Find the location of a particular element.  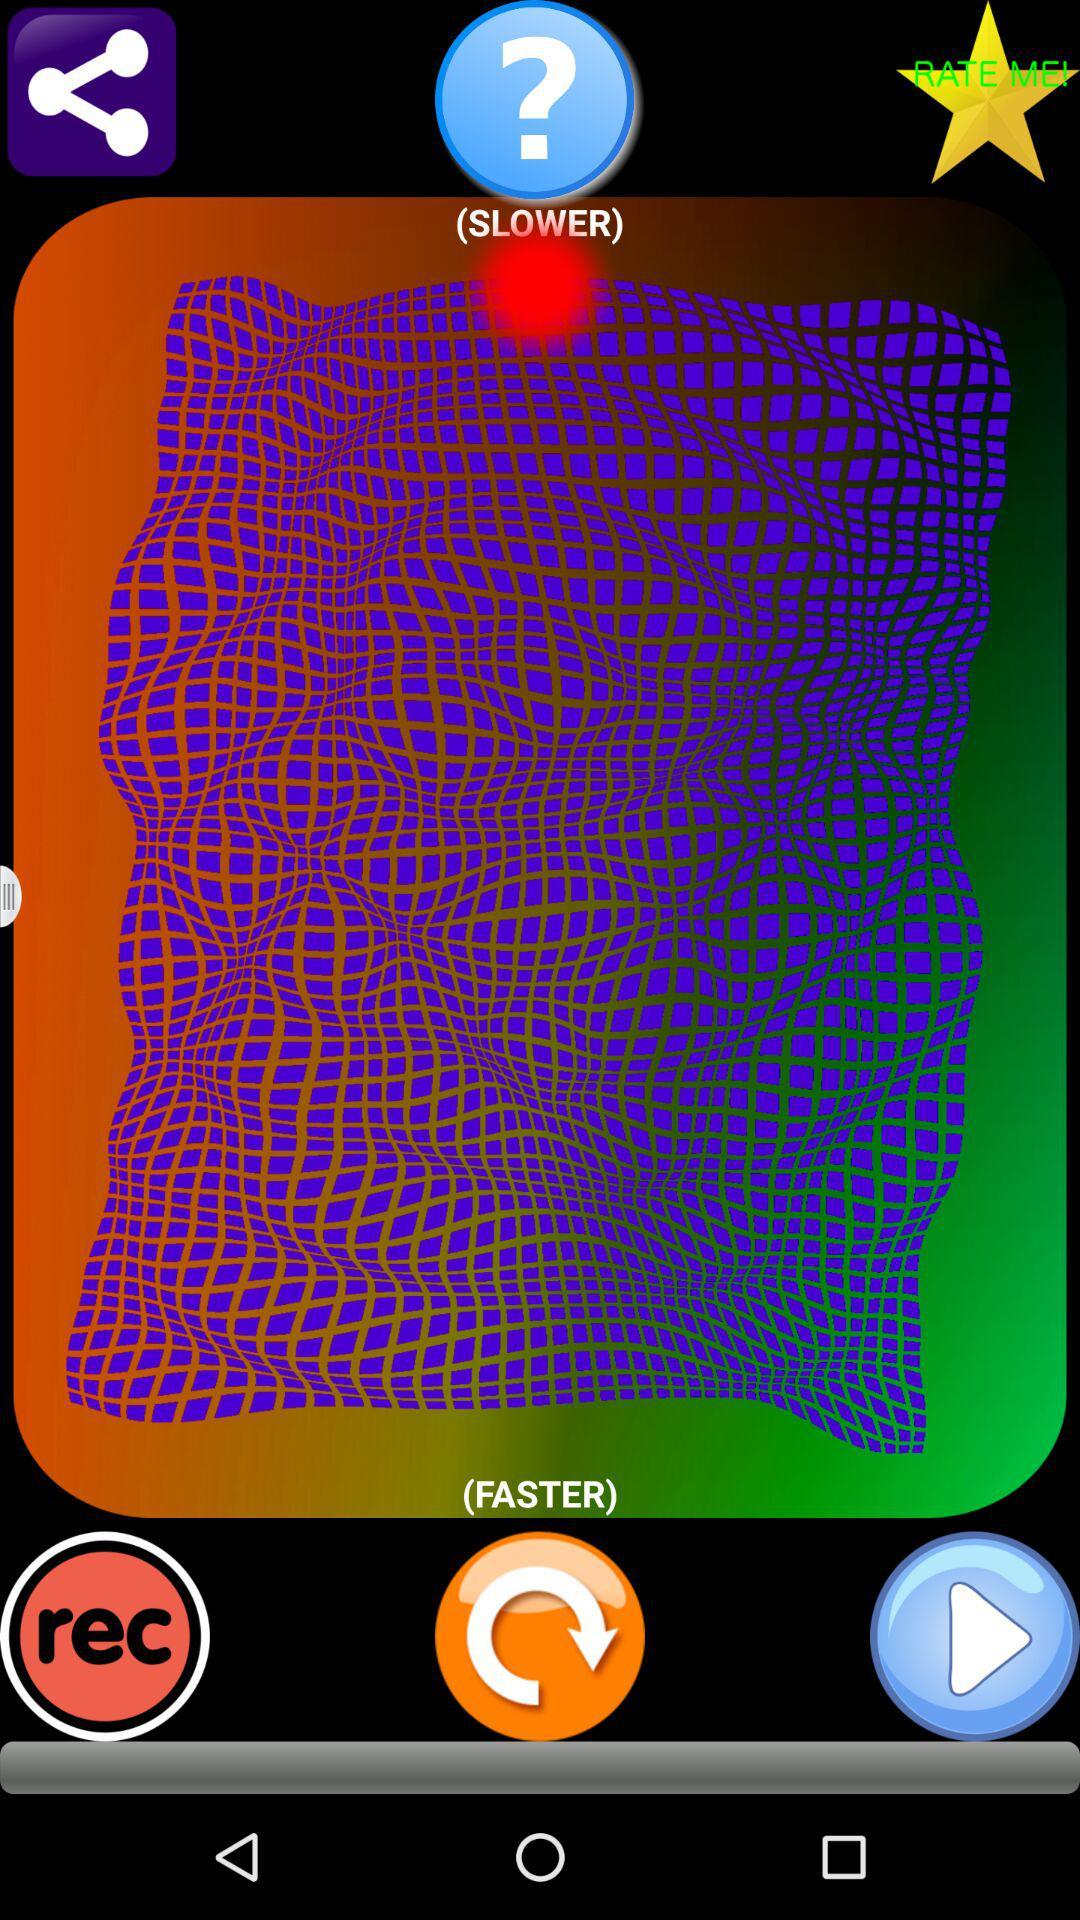

help is located at coordinates (540, 104).